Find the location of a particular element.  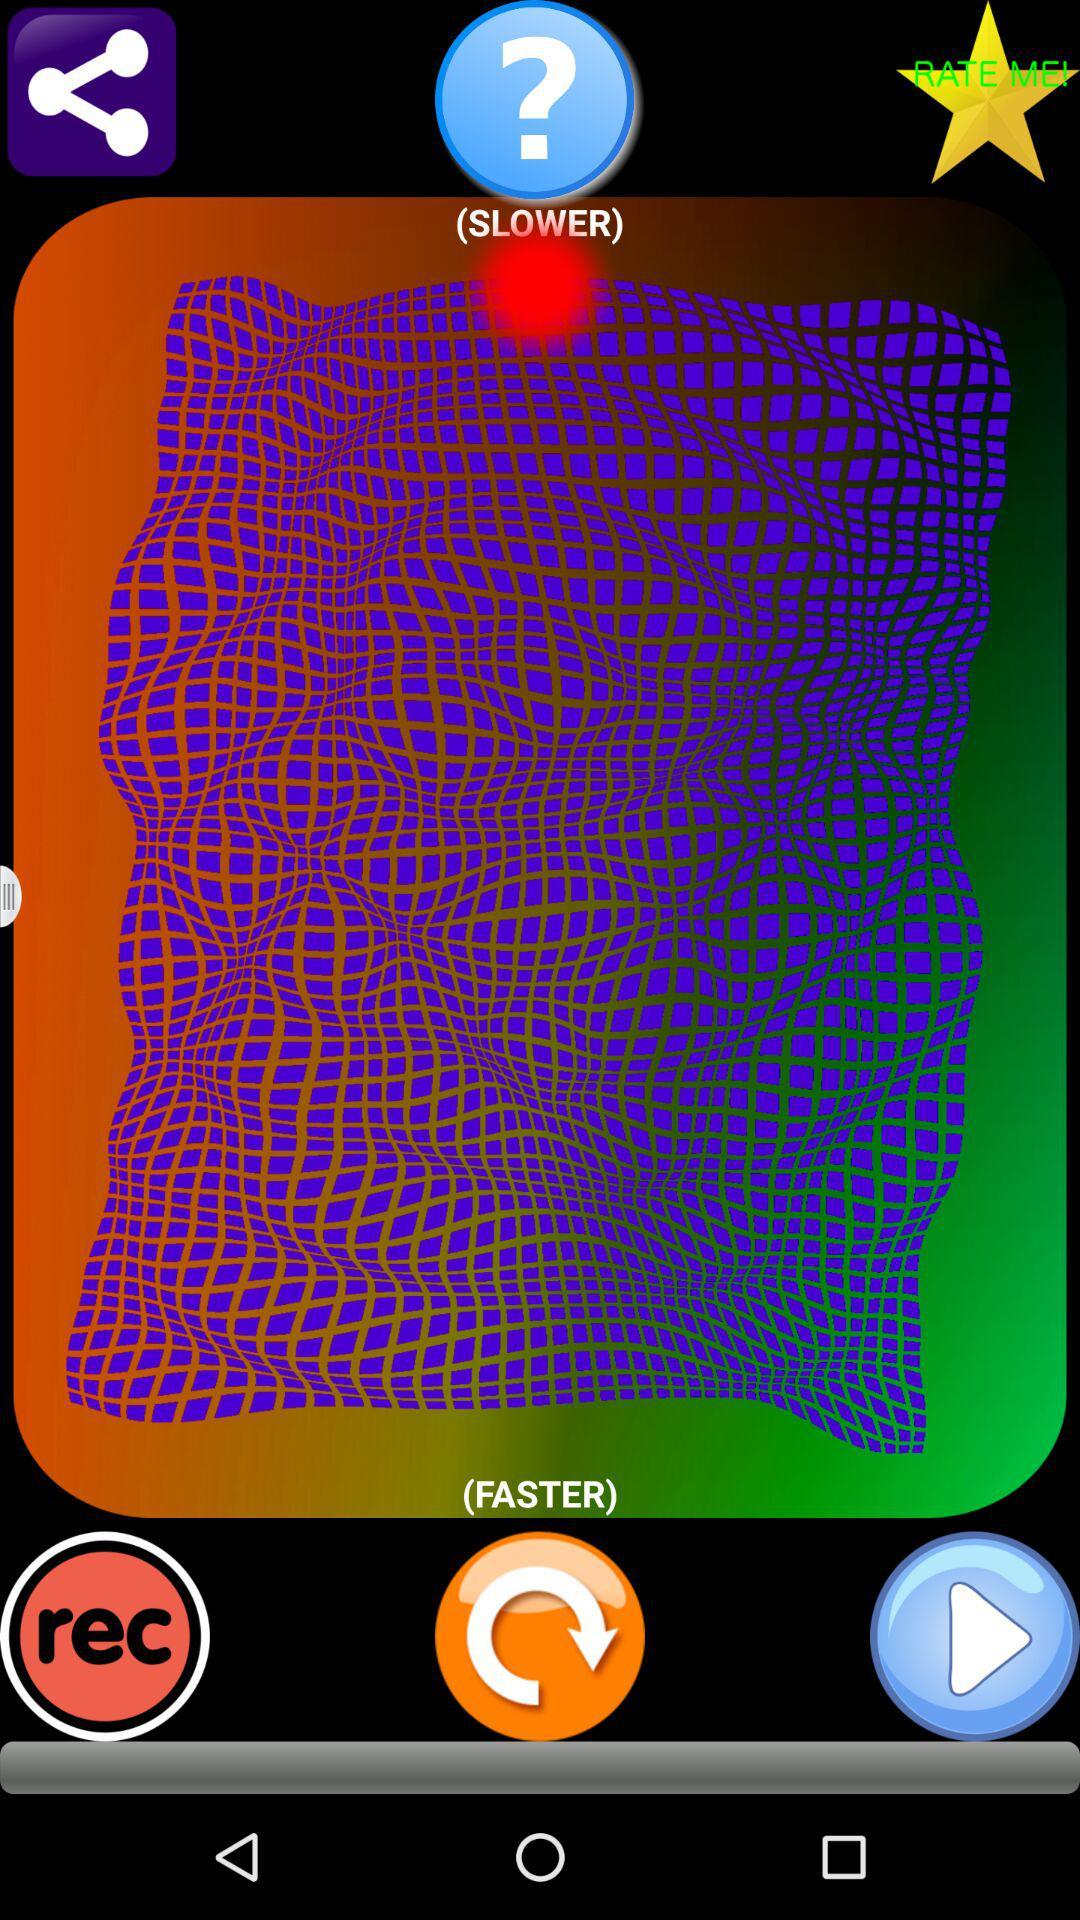

help is located at coordinates (540, 104).